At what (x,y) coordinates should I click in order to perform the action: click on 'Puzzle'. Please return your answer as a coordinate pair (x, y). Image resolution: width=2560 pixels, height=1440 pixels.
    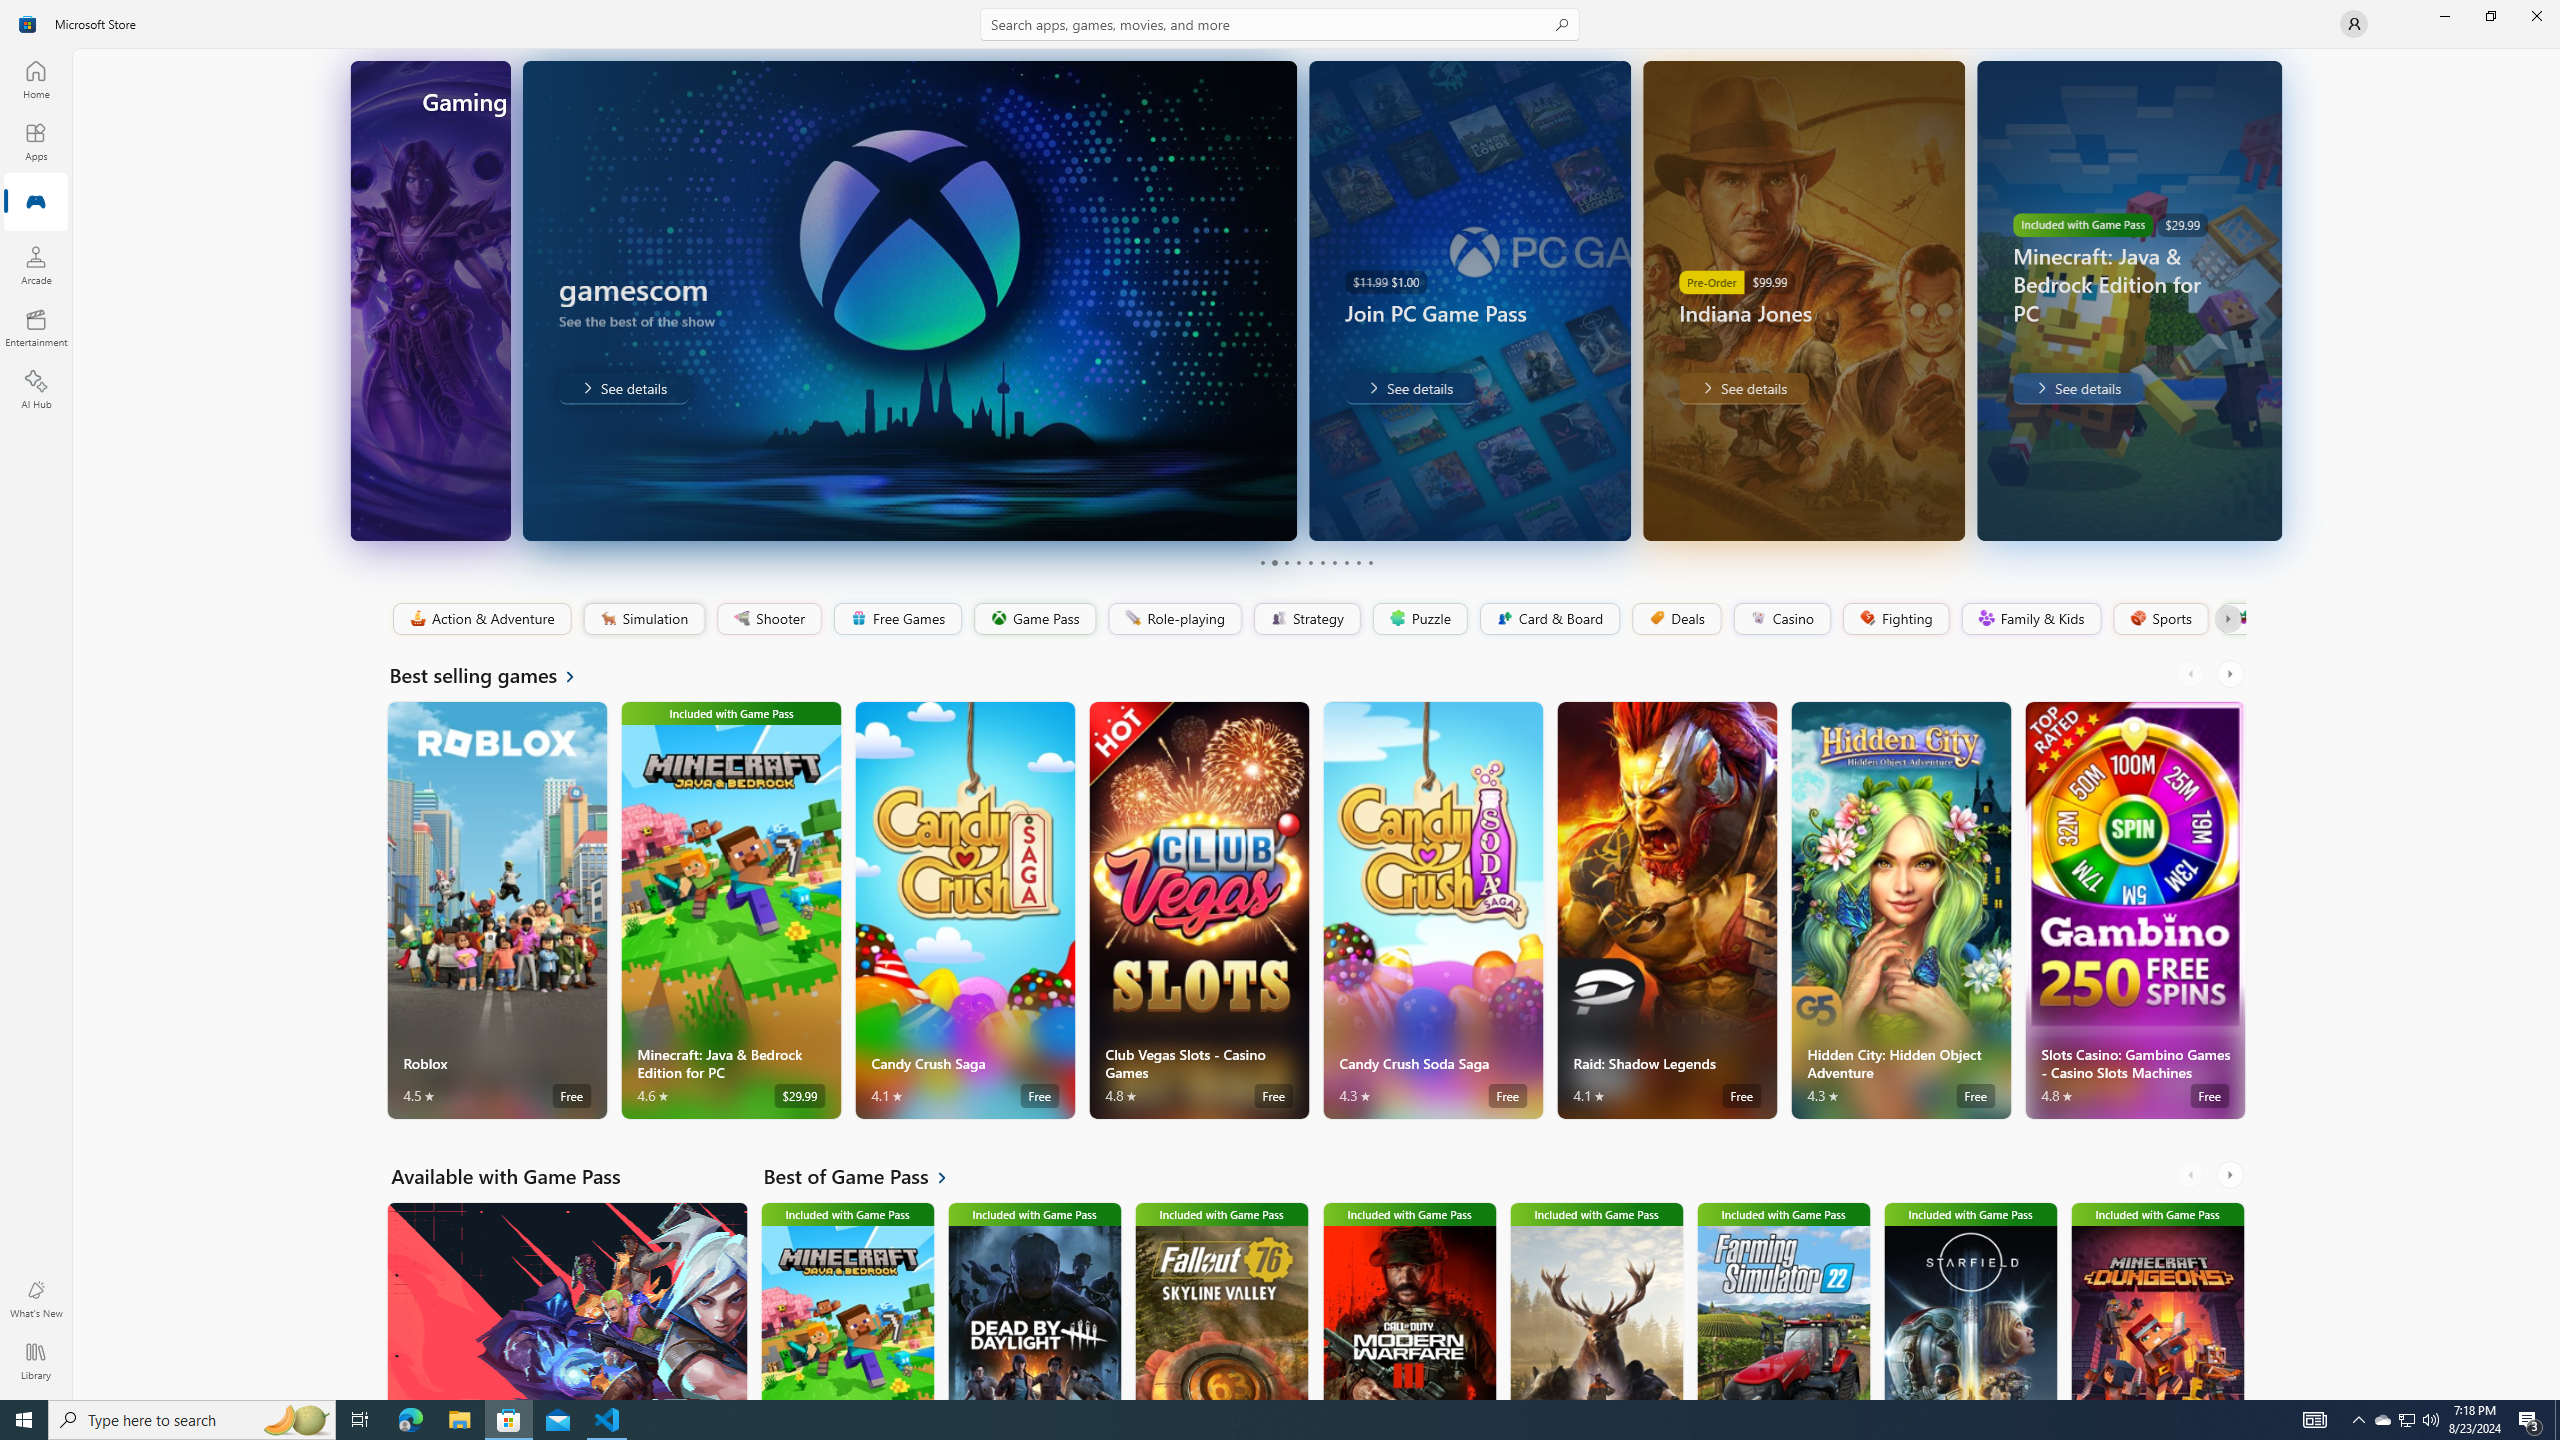
    Looking at the image, I should click on (1418, 618).